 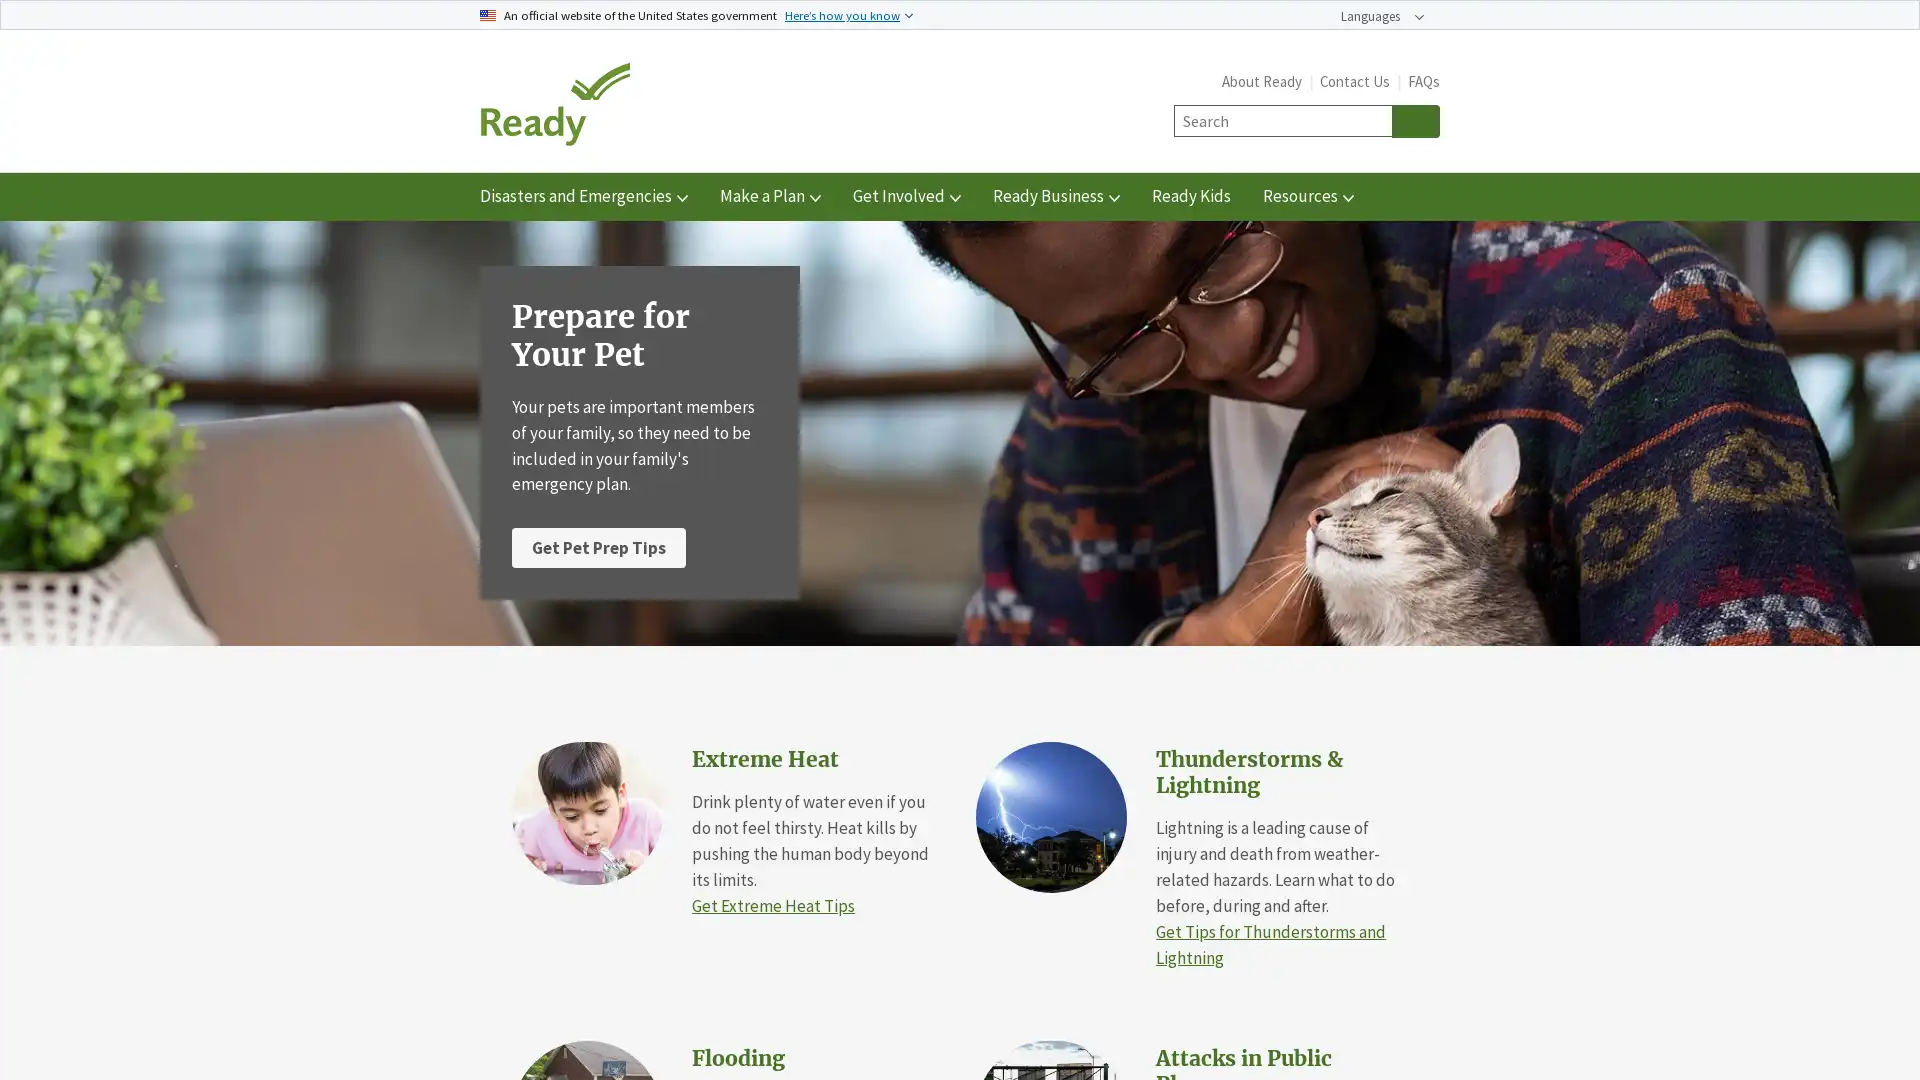 What do you see at coordinates (906, 196) in the screenshot?
I see `Get Involved` at bounding box center [906, 196].